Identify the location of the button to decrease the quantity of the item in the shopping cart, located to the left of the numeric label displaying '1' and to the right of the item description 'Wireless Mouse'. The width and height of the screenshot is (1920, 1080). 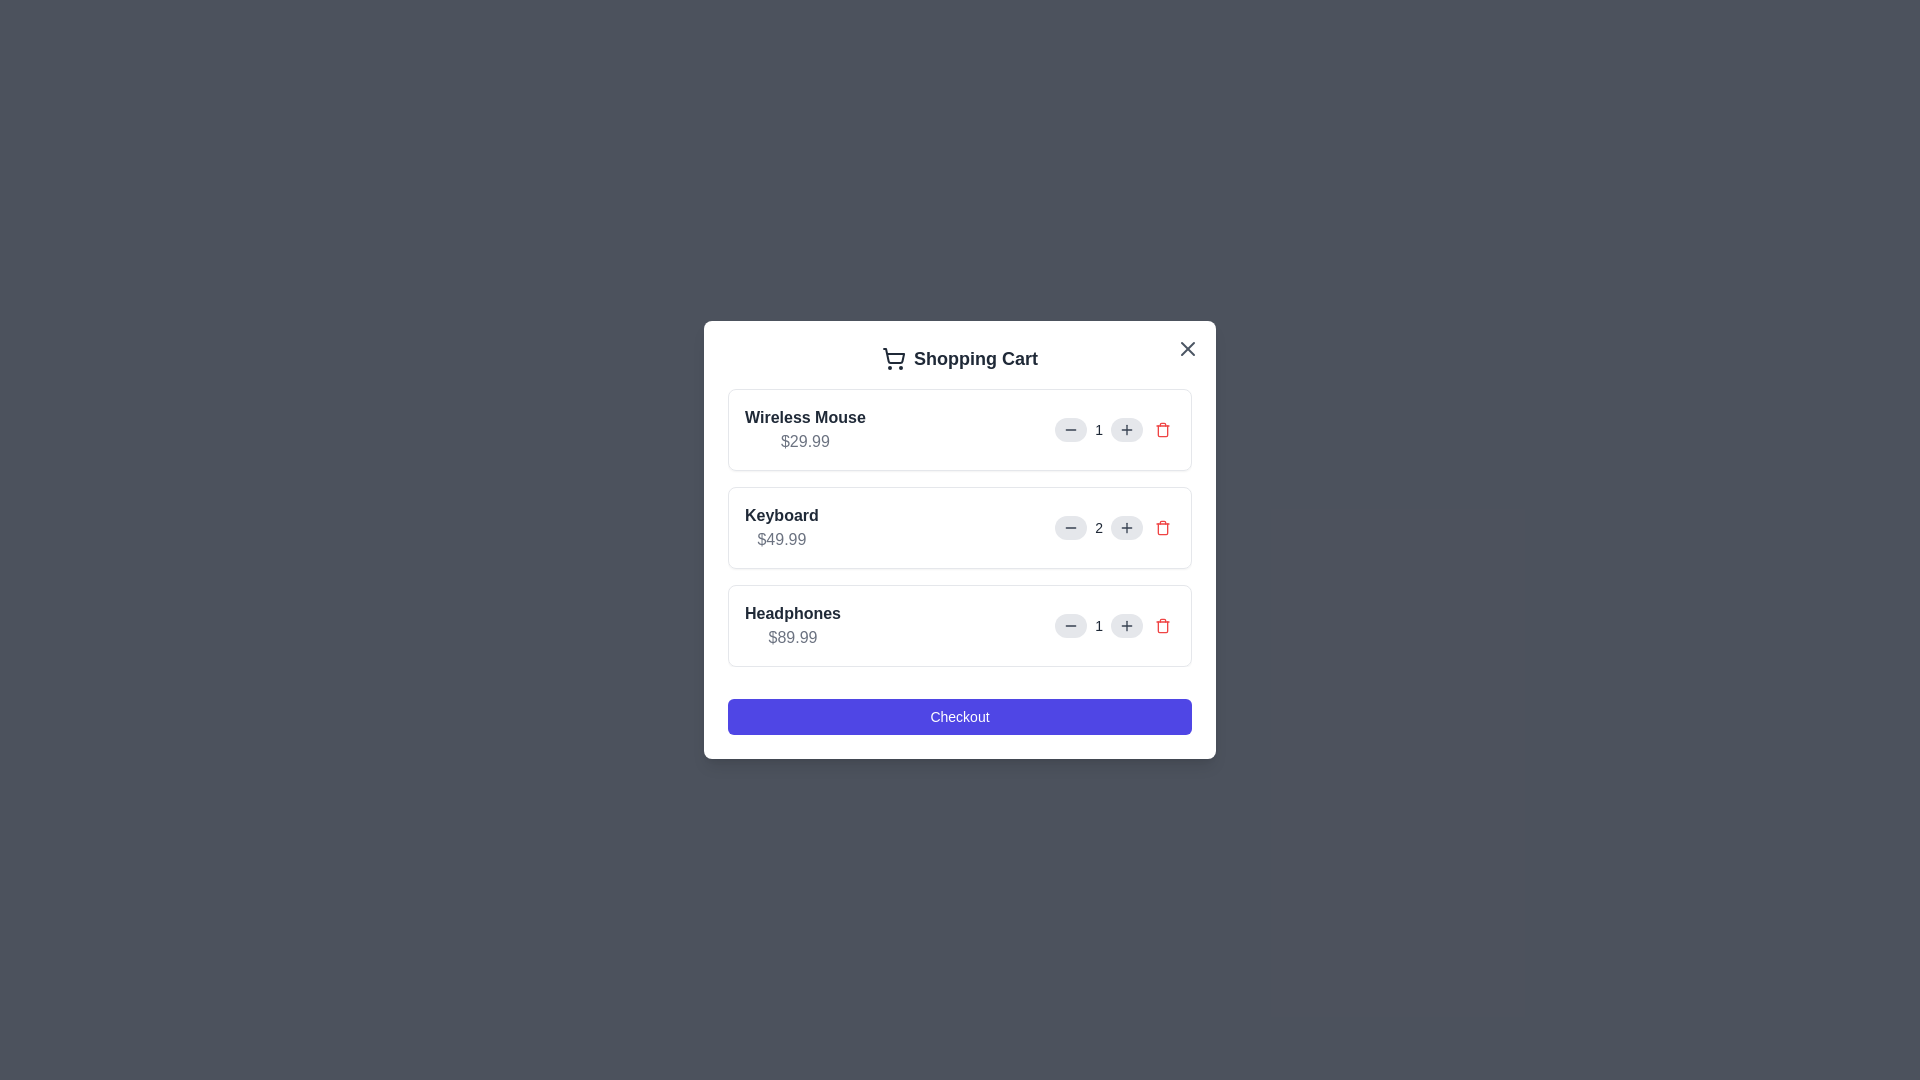
(1070, 428).